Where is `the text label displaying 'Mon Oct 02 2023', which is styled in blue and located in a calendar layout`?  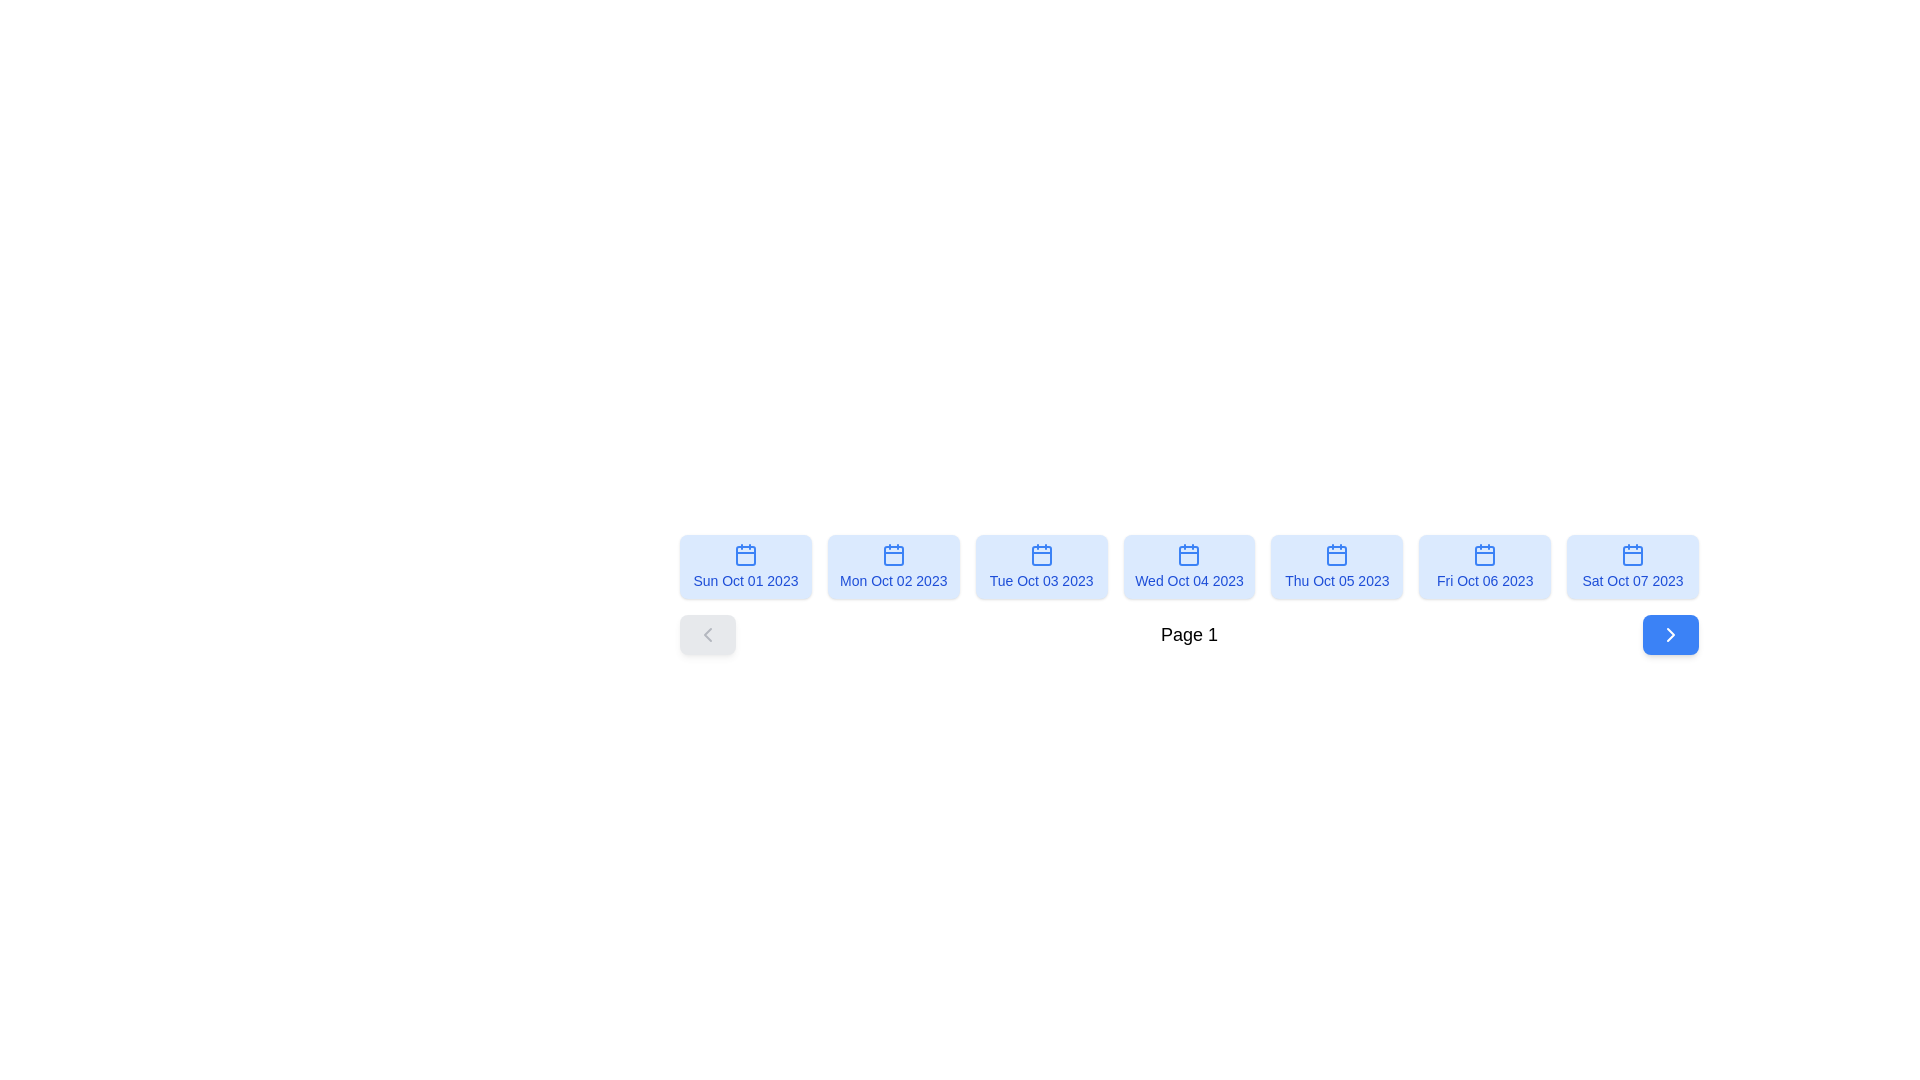 the text label displaying 'Mon Oct 02 2023', which is styled in blue and located in a calendar layout is located at coordinates (892, 581).